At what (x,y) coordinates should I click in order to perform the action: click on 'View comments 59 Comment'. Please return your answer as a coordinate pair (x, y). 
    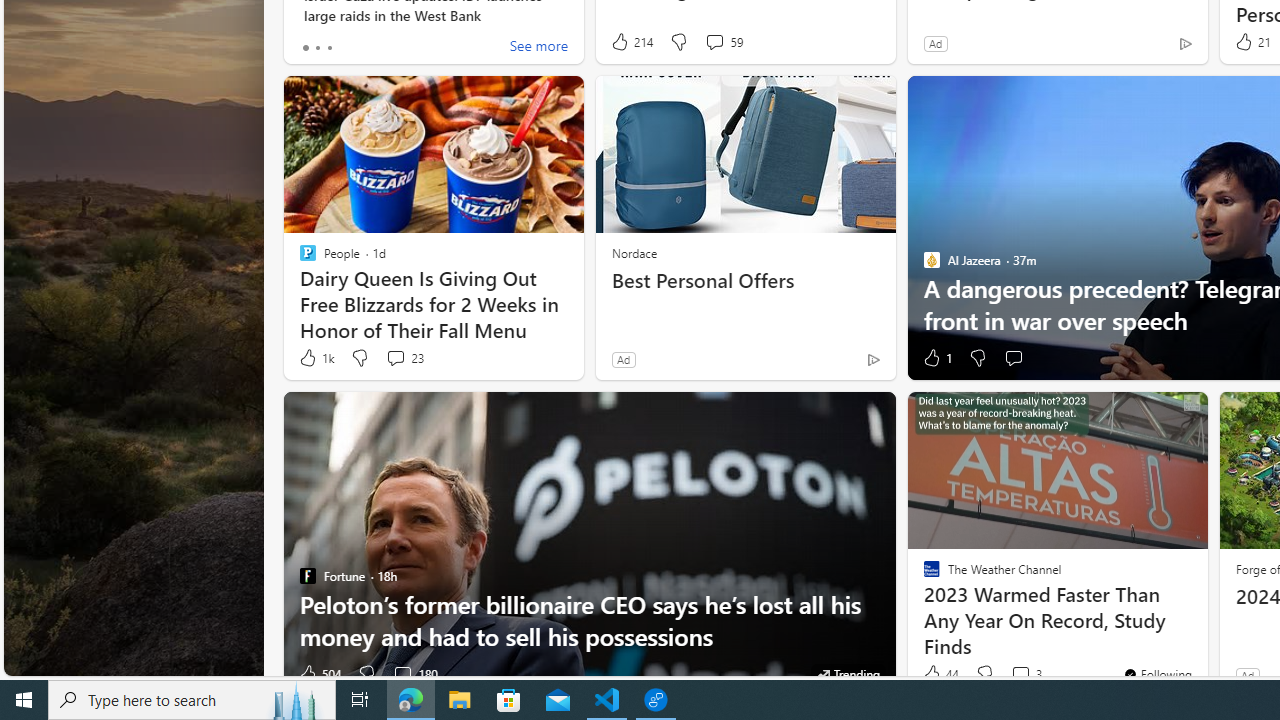
    Looking at the image, I should click on (714, 41).